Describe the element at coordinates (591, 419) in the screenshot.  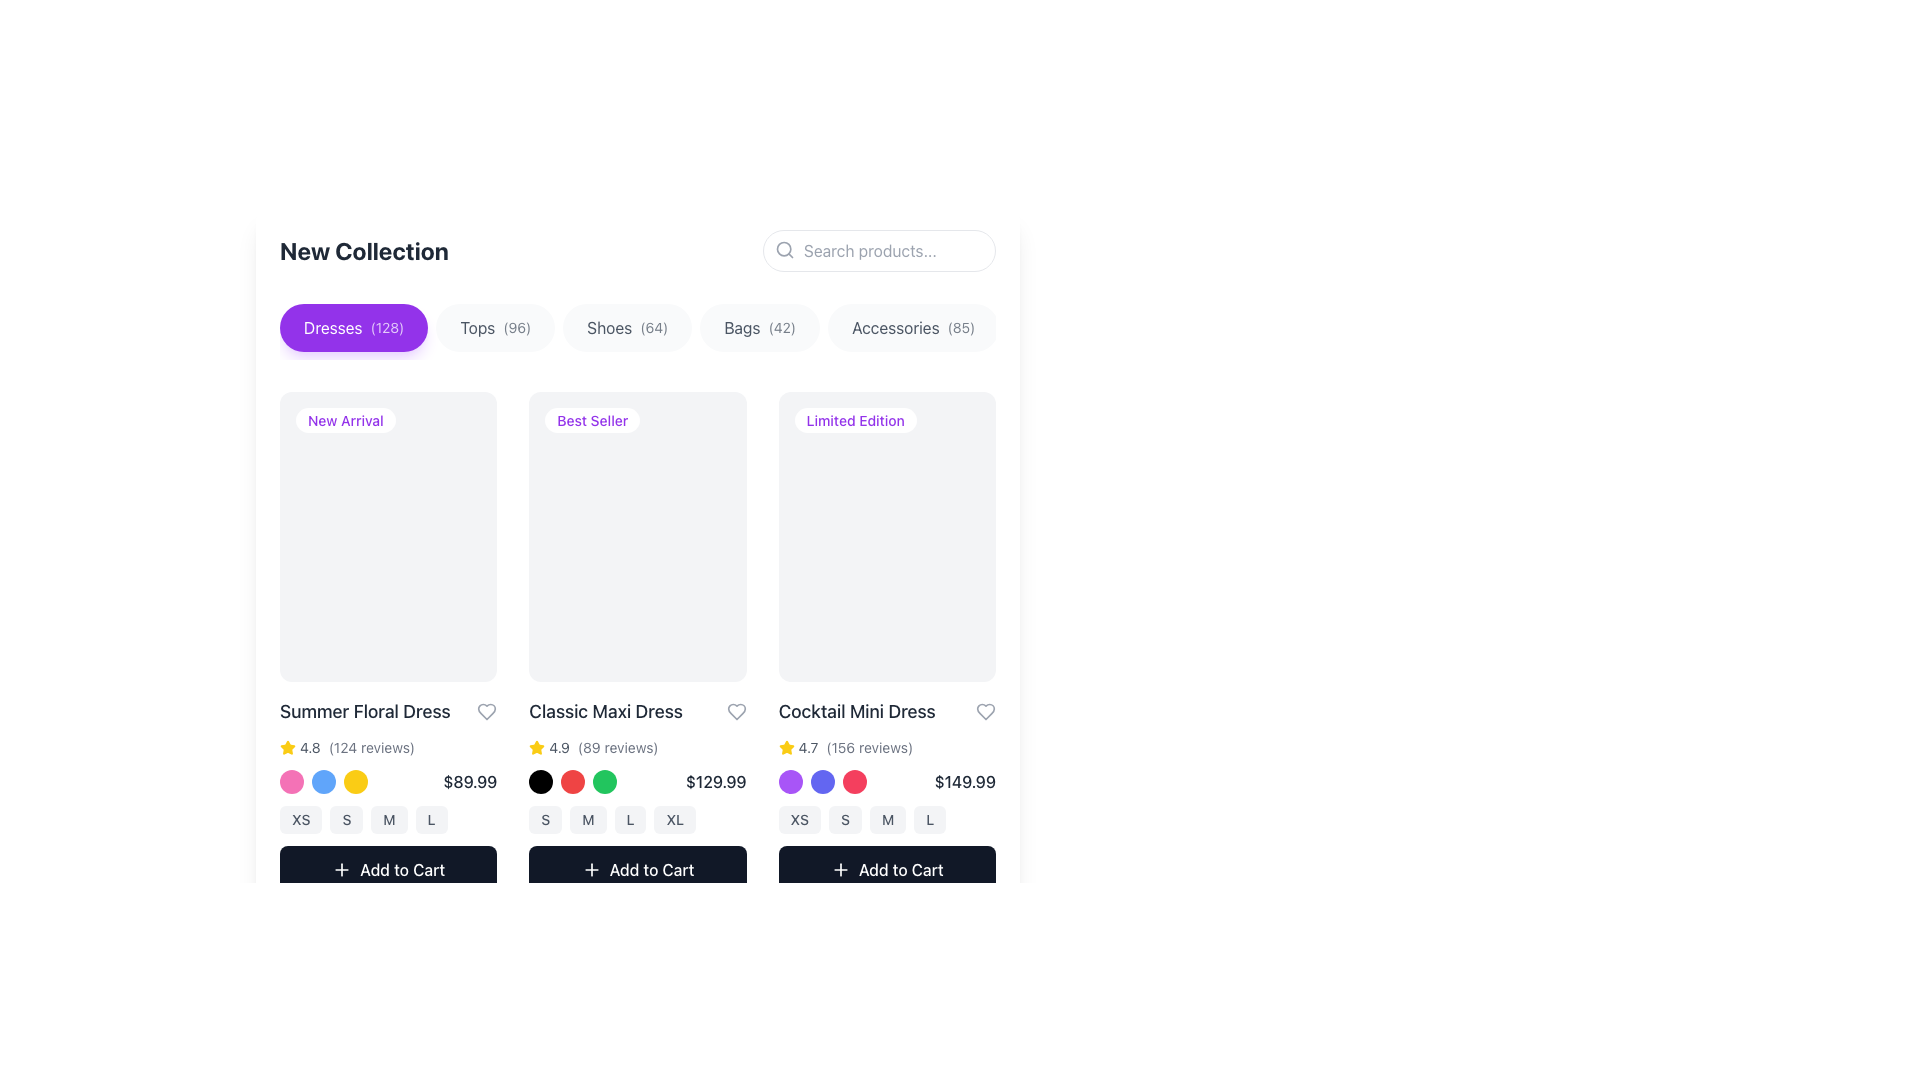
I see `the badge labeled 'Best Seller' which is styled in a bold purple font on a white background, located in the top-left corner of the 'Classic Maxi Dress' card` at that location.